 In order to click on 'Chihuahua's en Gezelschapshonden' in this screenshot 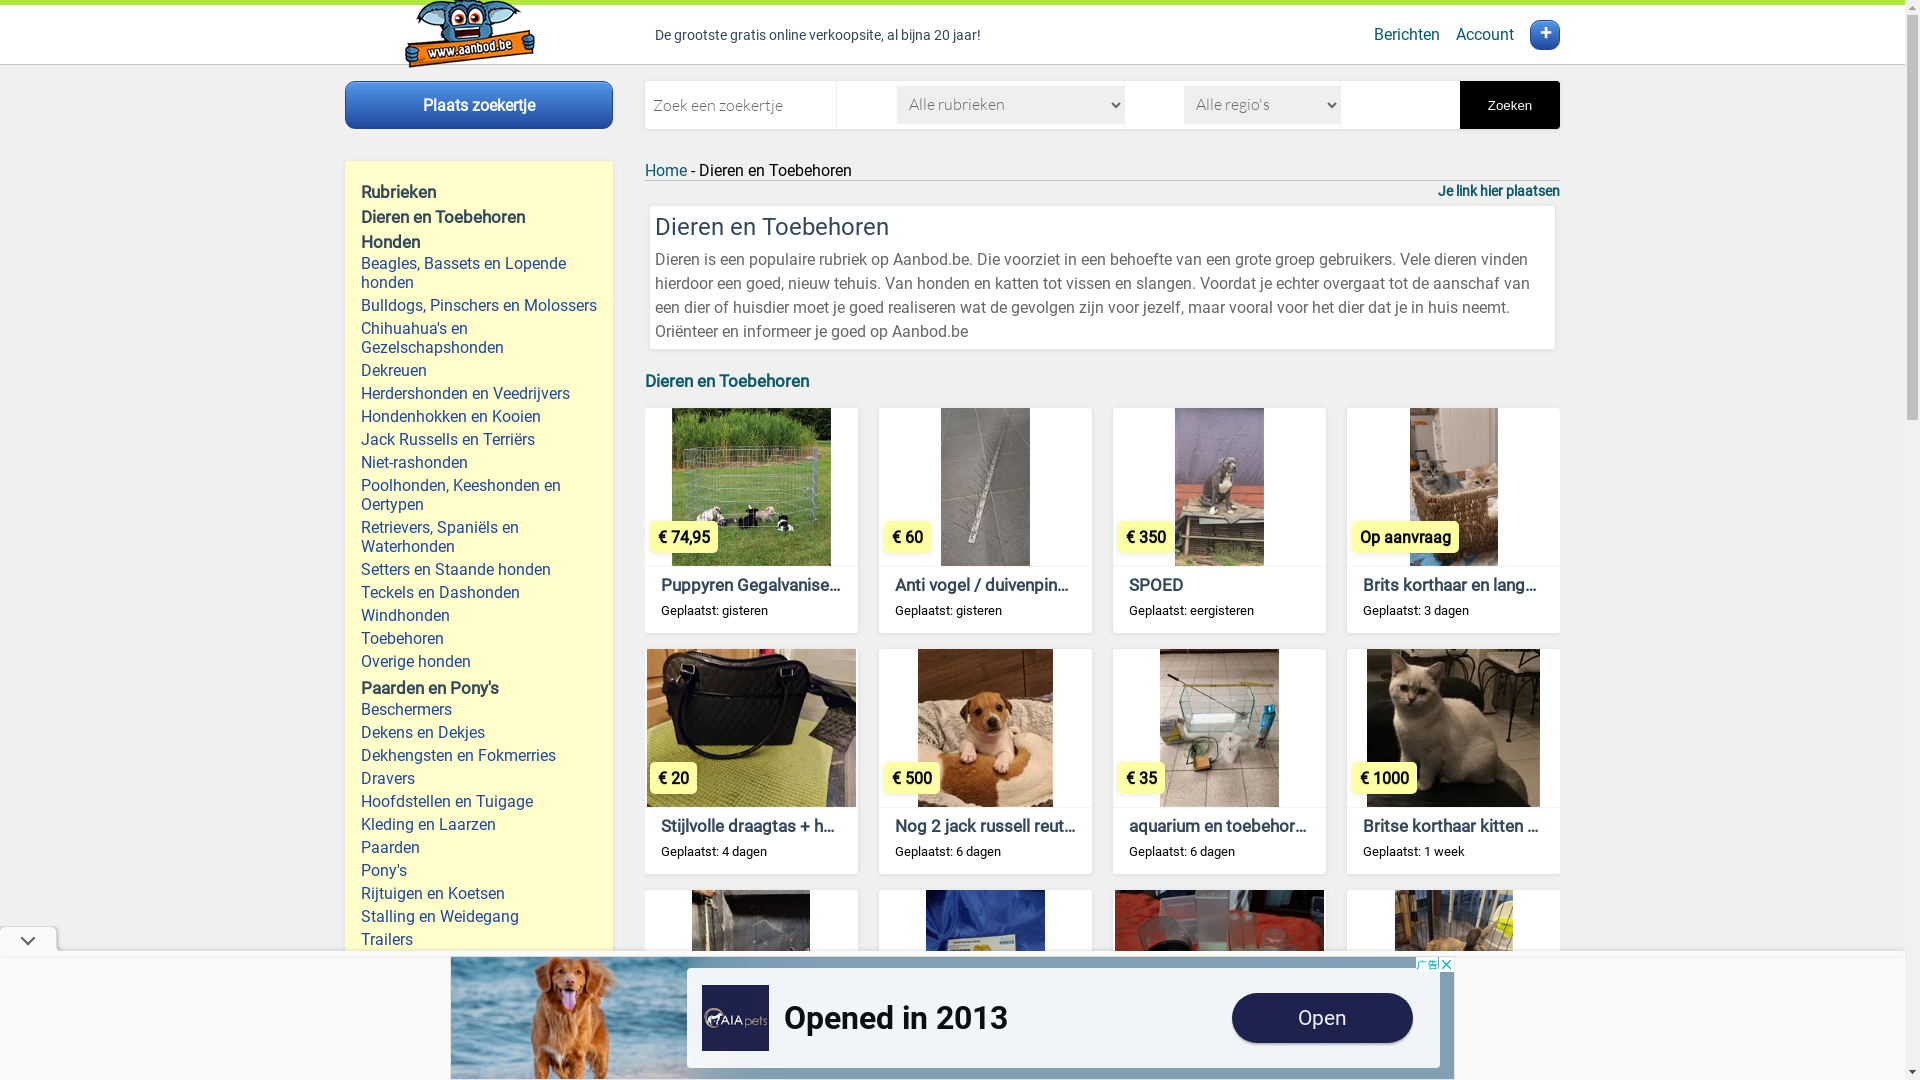, I will do `click(478, 337)`.